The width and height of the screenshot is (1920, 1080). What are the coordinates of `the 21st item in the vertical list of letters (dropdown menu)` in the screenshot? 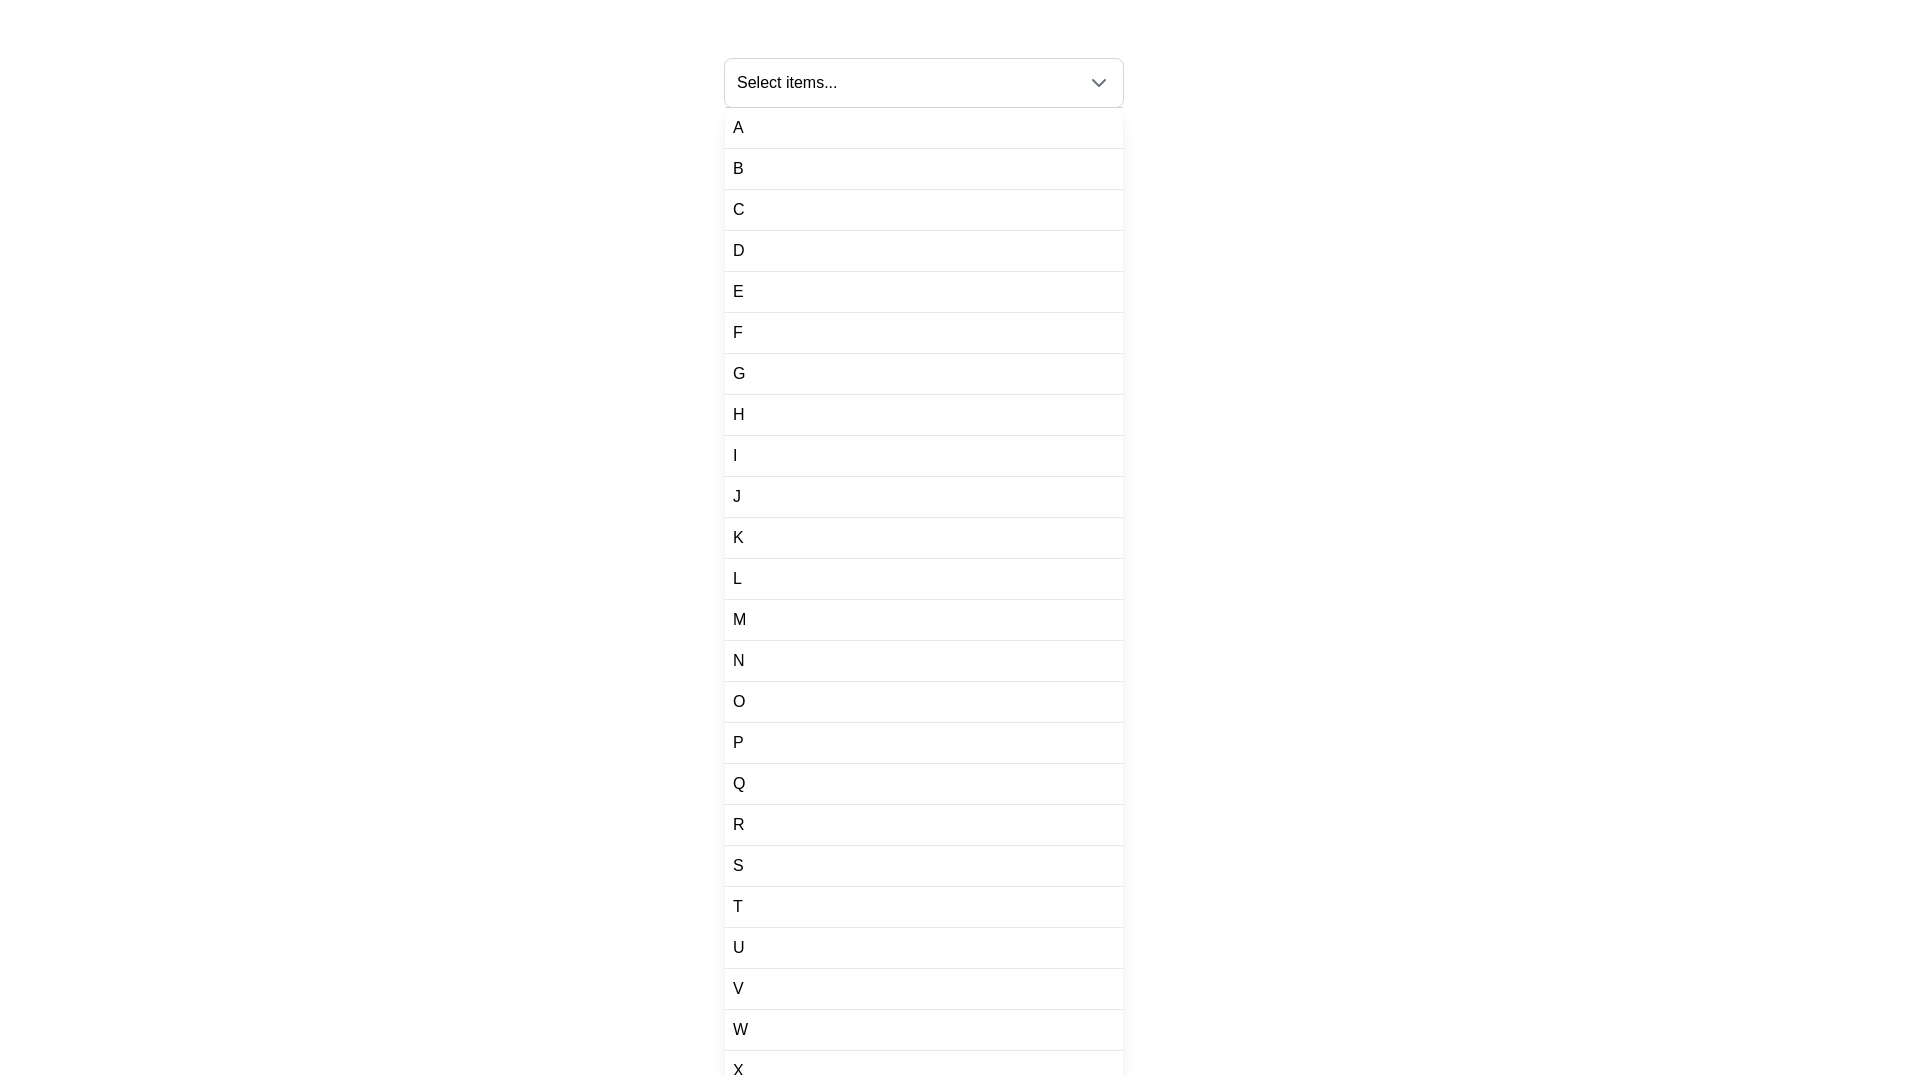 It's located at (923, 947).